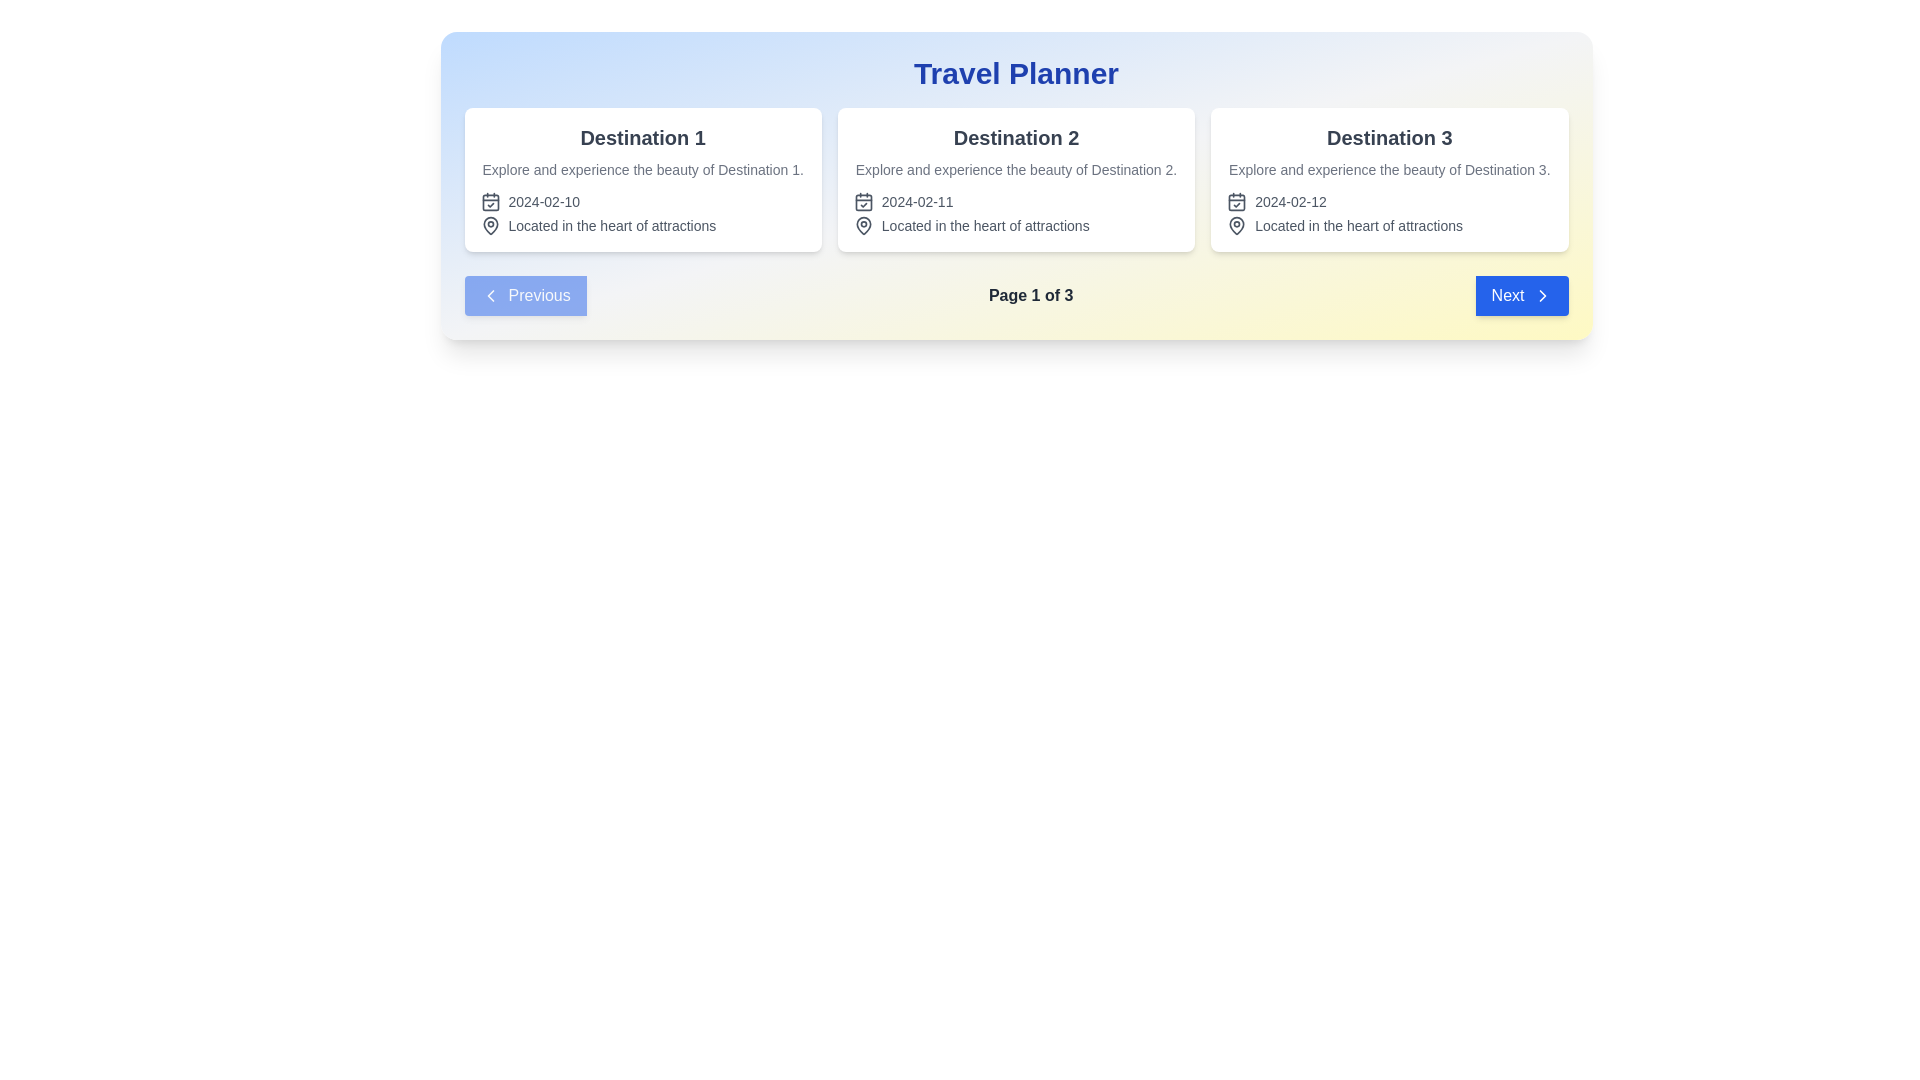 This screenshot has width=1920, height=1080. I want to click on the navigation button located on the left side of the pagination control bar, so click(525, 296).